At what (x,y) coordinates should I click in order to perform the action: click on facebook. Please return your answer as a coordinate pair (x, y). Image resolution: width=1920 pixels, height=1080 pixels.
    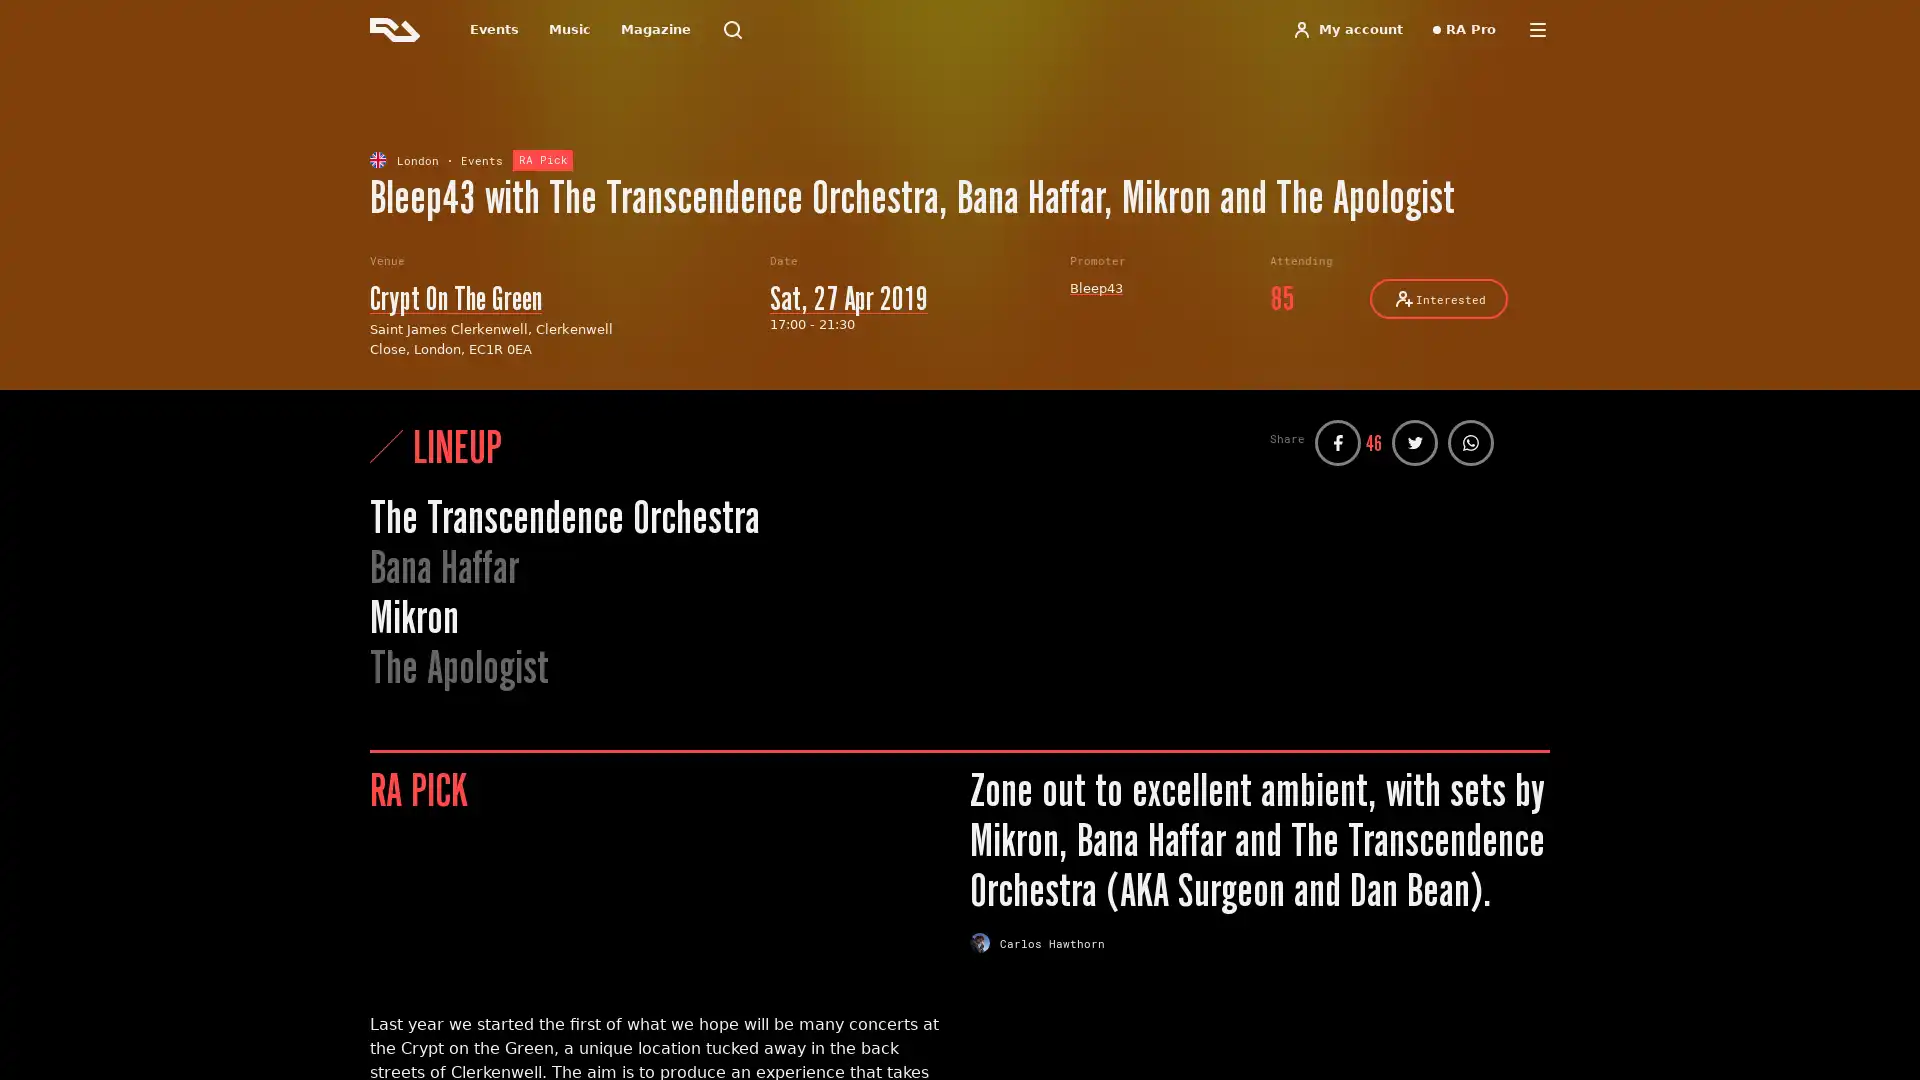
    Looking at the image, I should click on (1338, 442).